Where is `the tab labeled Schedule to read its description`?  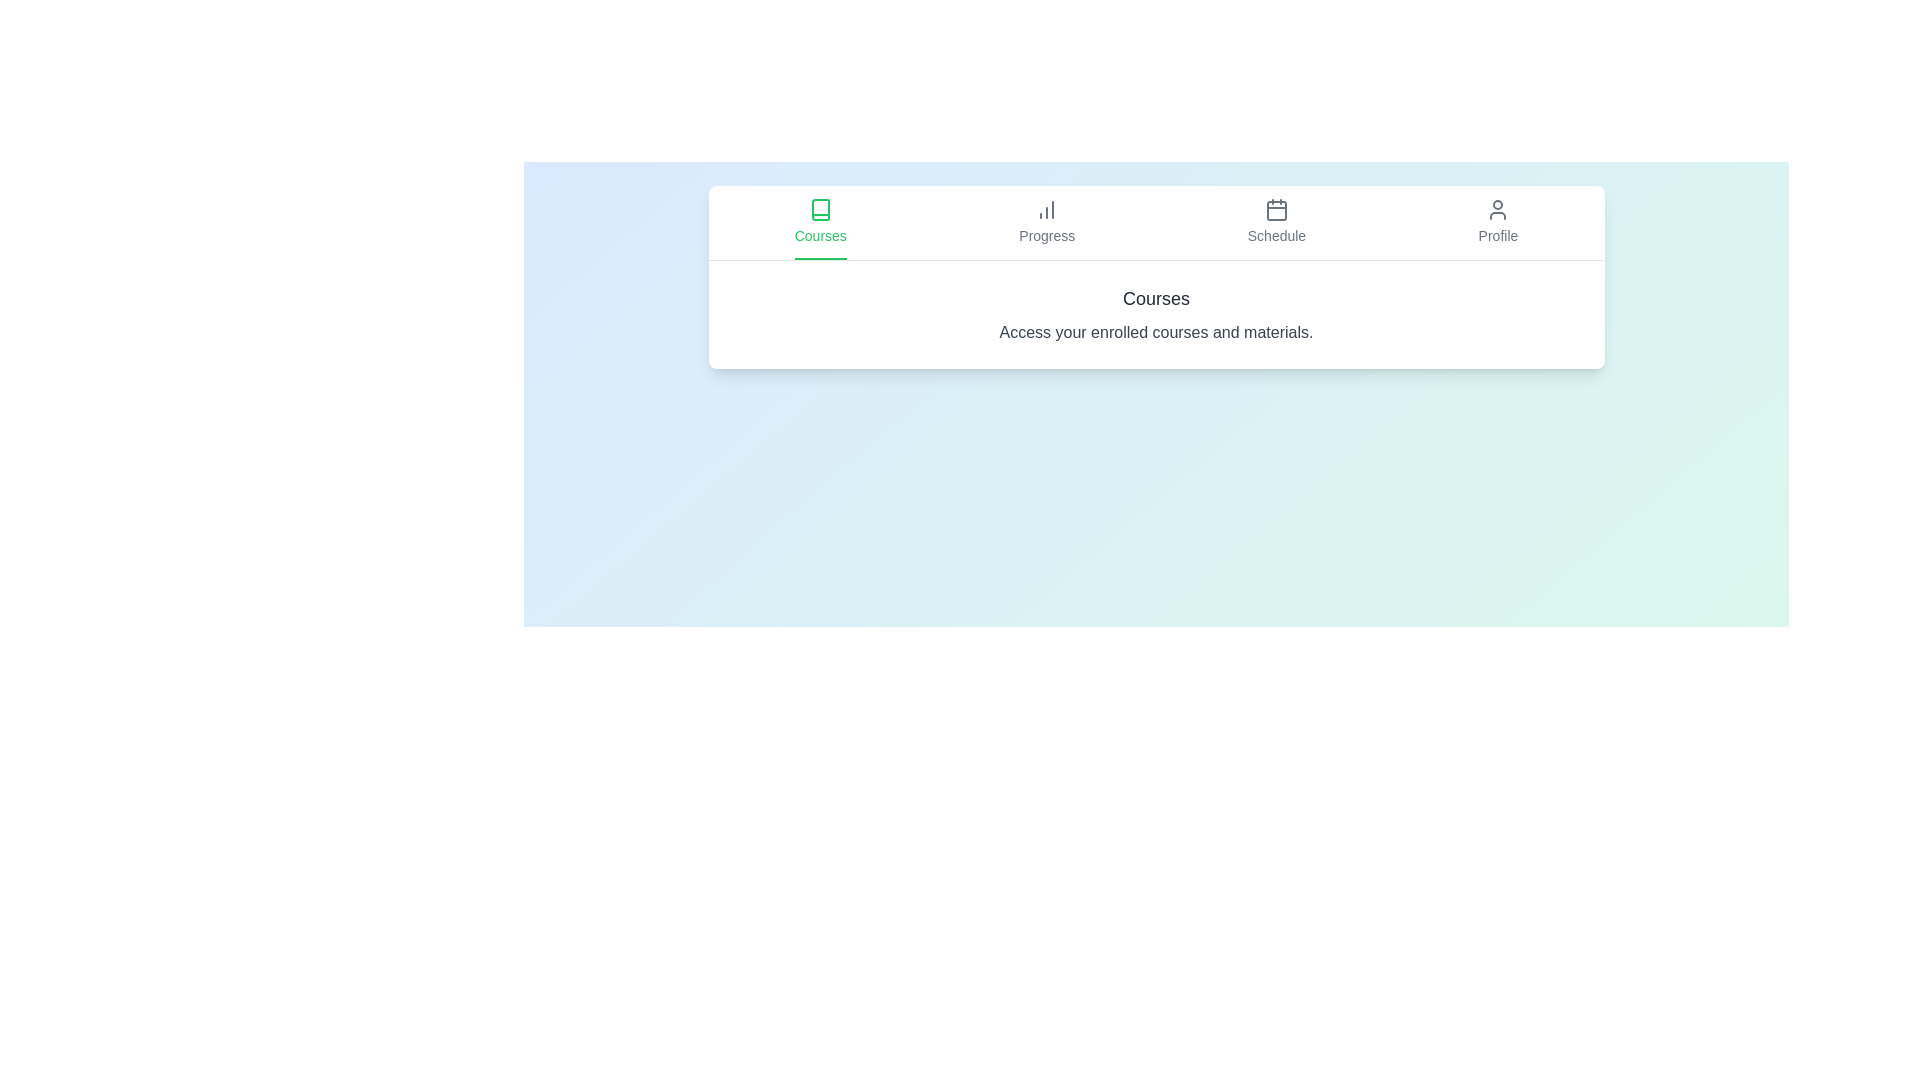 the tab labeled Schedule to read its description is located at coordinates (1275, 223).